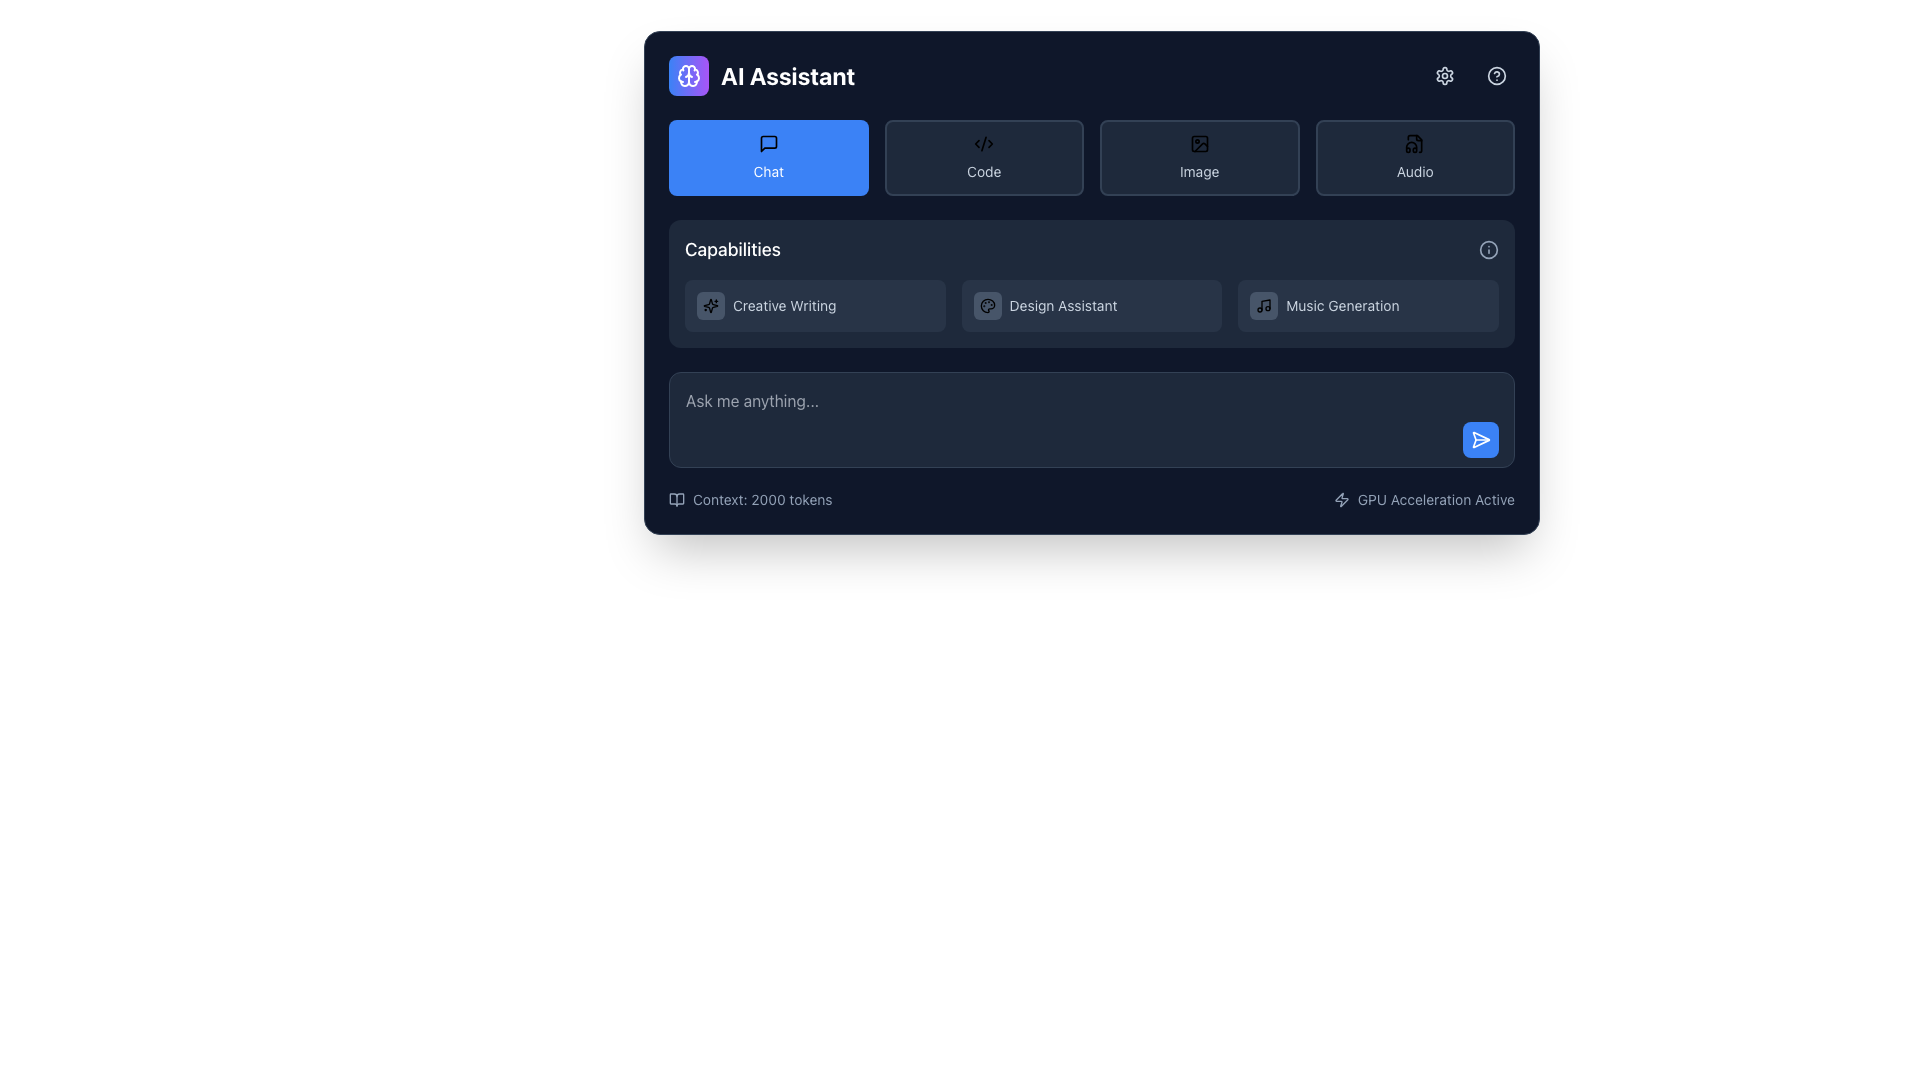 This screenshot has height=1080, width=1920. Describe the element at coordinates (1488, 249) in the screenshot. I see `the Informational icon located at the far right of the 'Capabilities' header` at that location.